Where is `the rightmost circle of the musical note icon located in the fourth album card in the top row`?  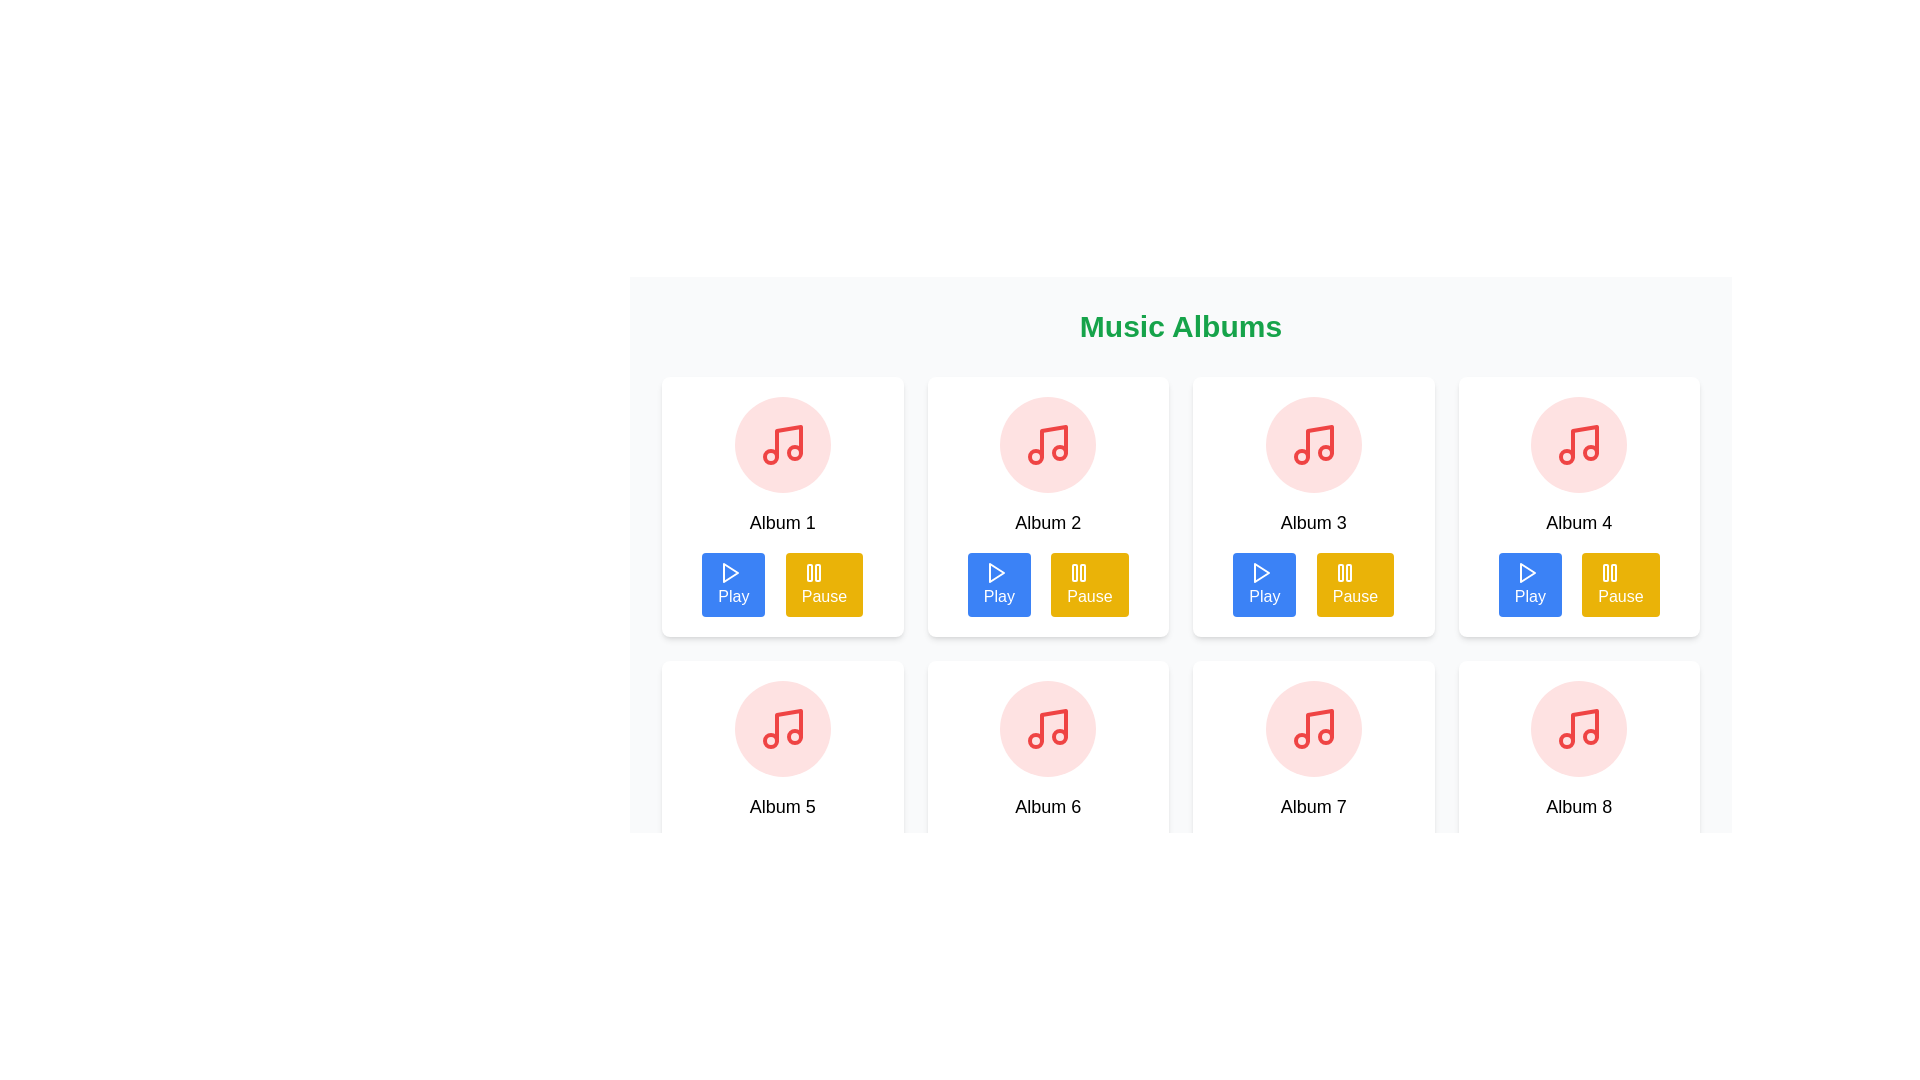
the rightmost circle of the musical note icon located in the fourth album card in the top row is located at coordinates (1590, 452).